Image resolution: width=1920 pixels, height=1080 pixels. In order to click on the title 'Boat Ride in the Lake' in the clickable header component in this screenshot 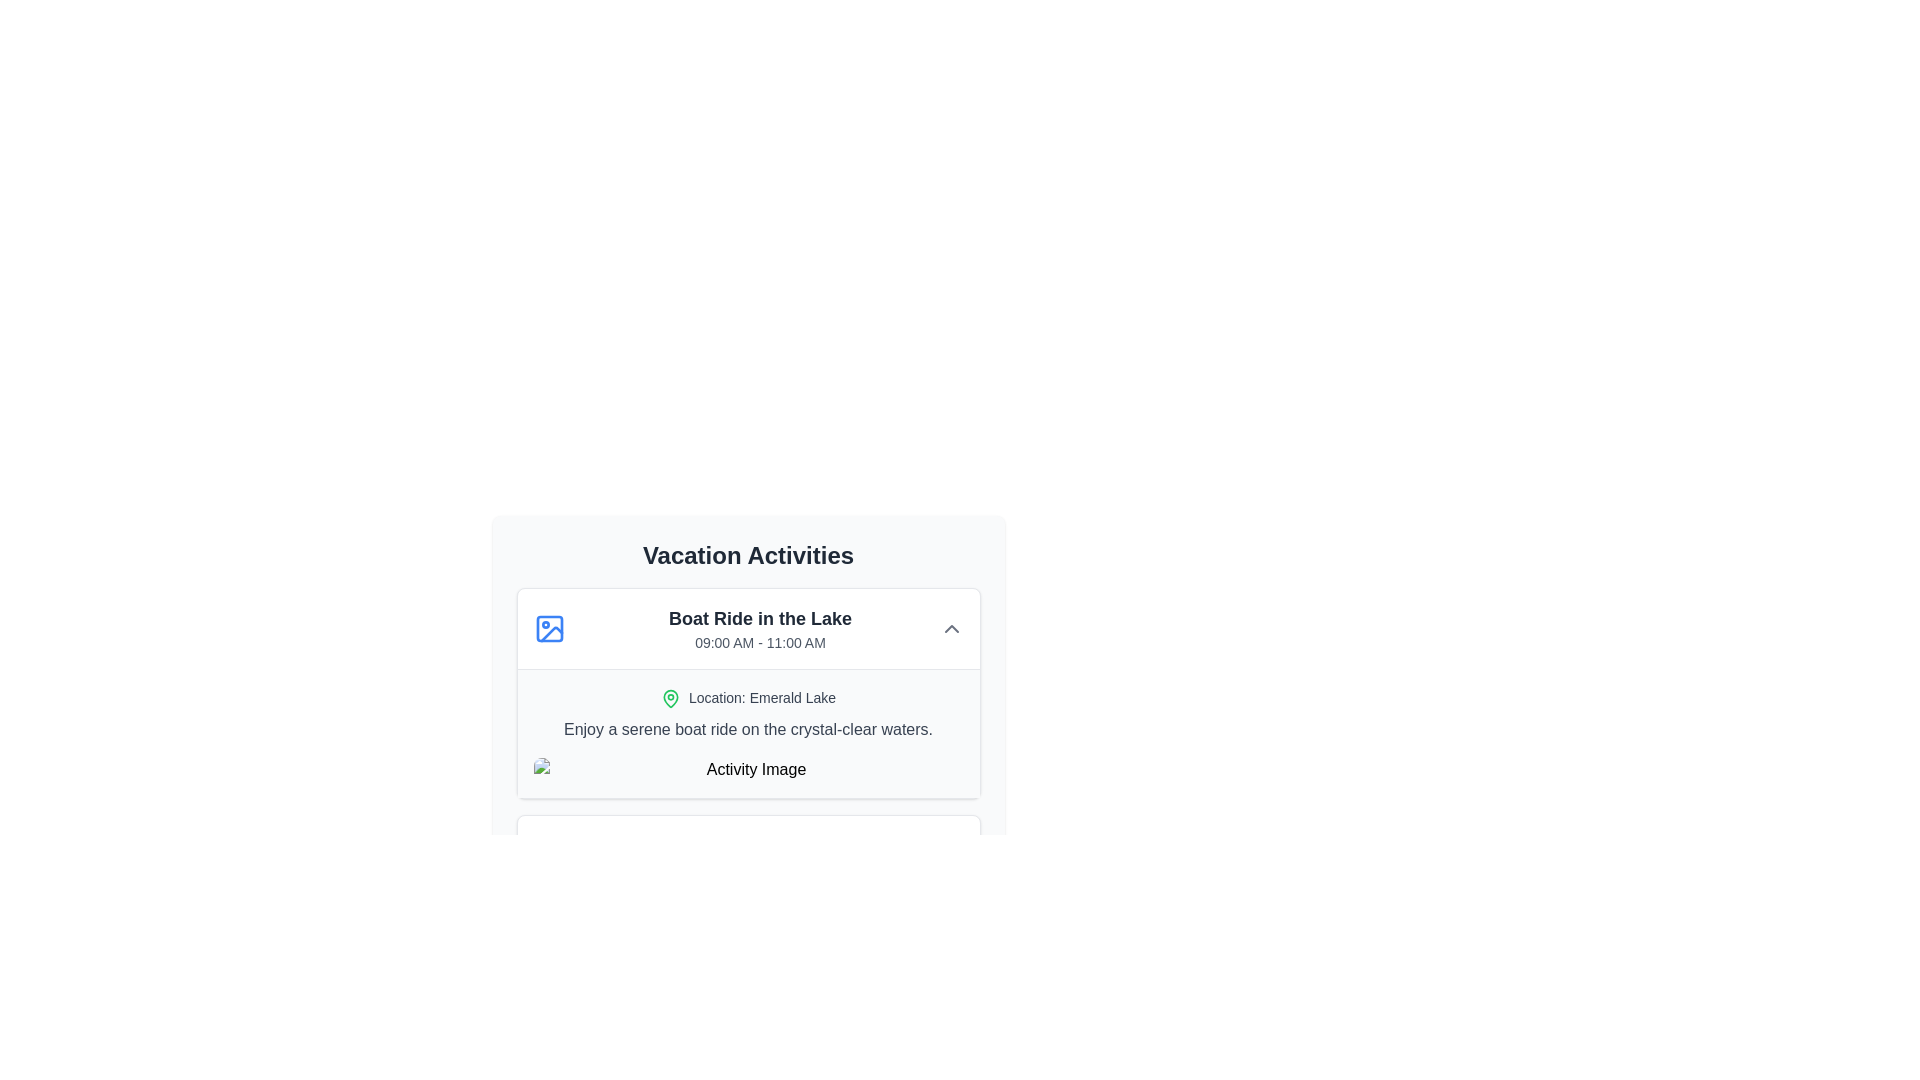, I will do `click(747, 627)`.